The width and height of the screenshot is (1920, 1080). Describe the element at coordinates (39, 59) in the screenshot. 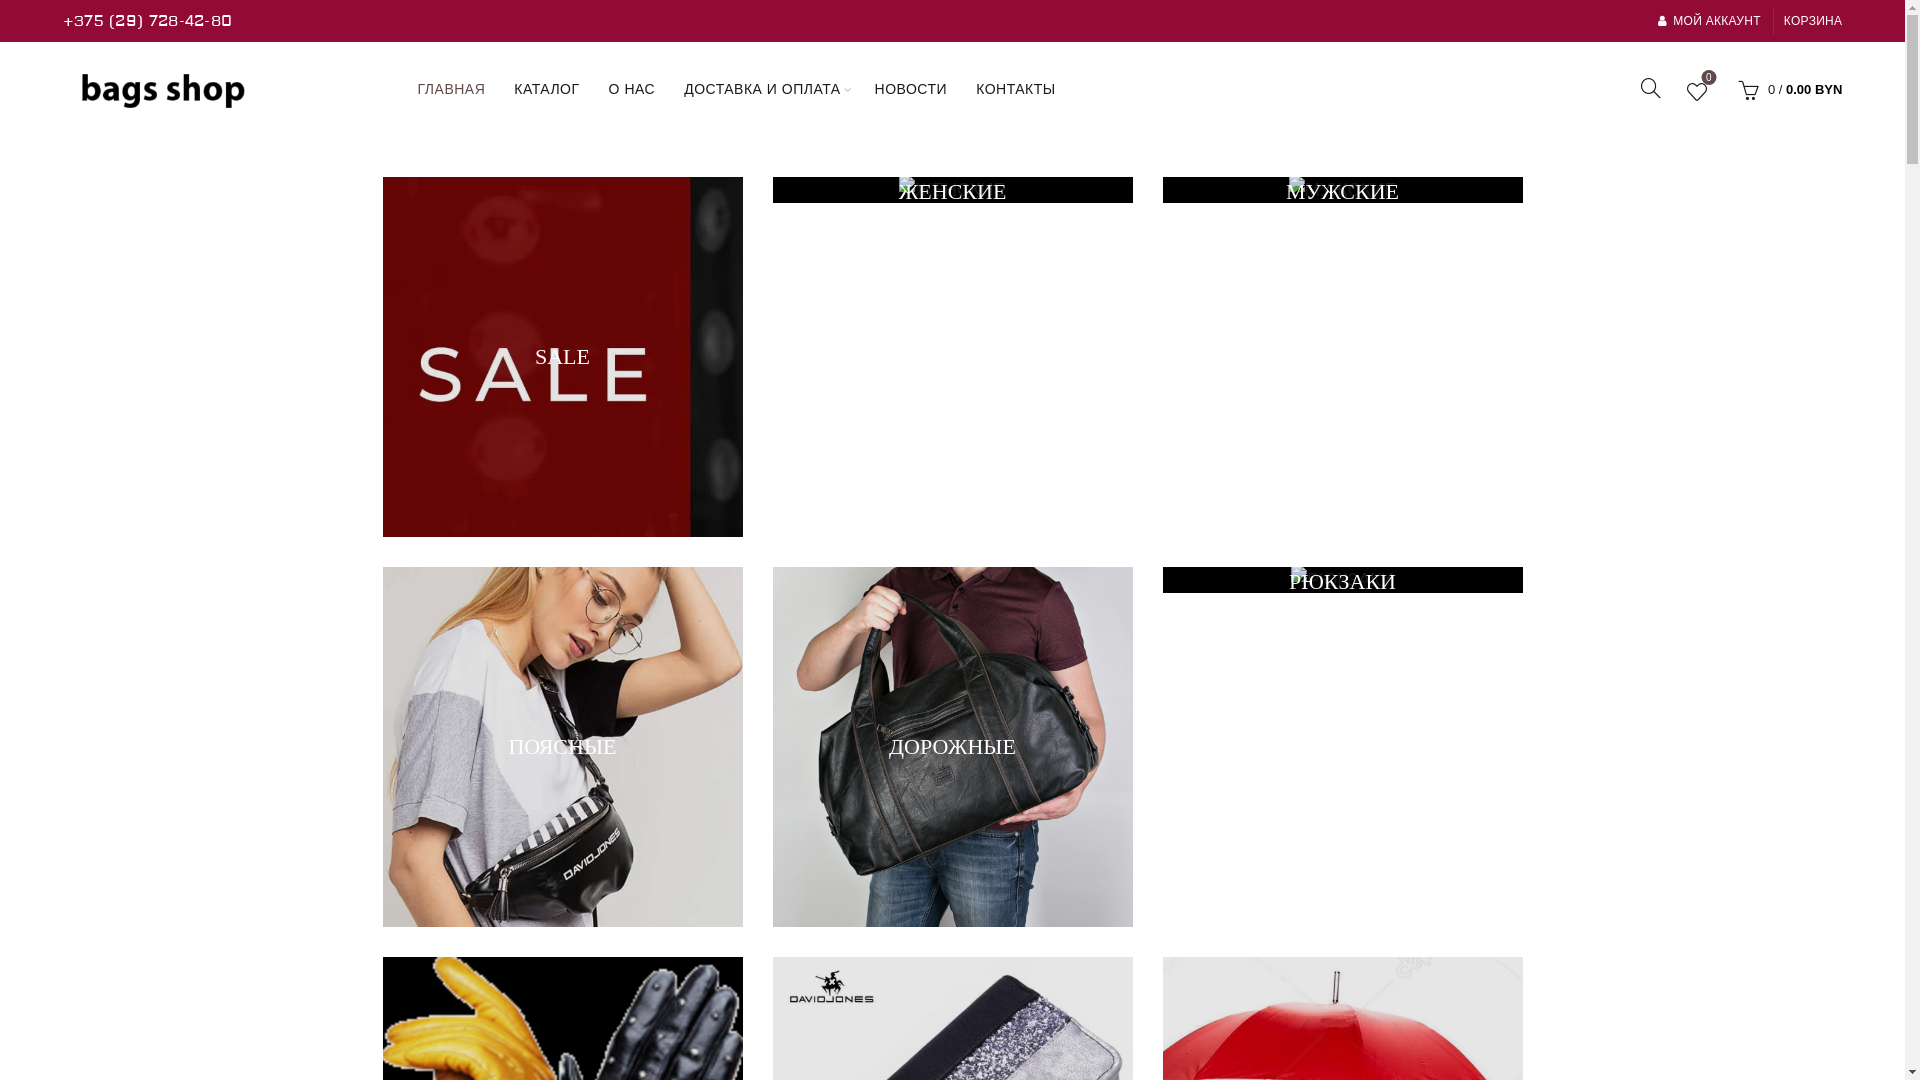

I see `'Search'` at that location.